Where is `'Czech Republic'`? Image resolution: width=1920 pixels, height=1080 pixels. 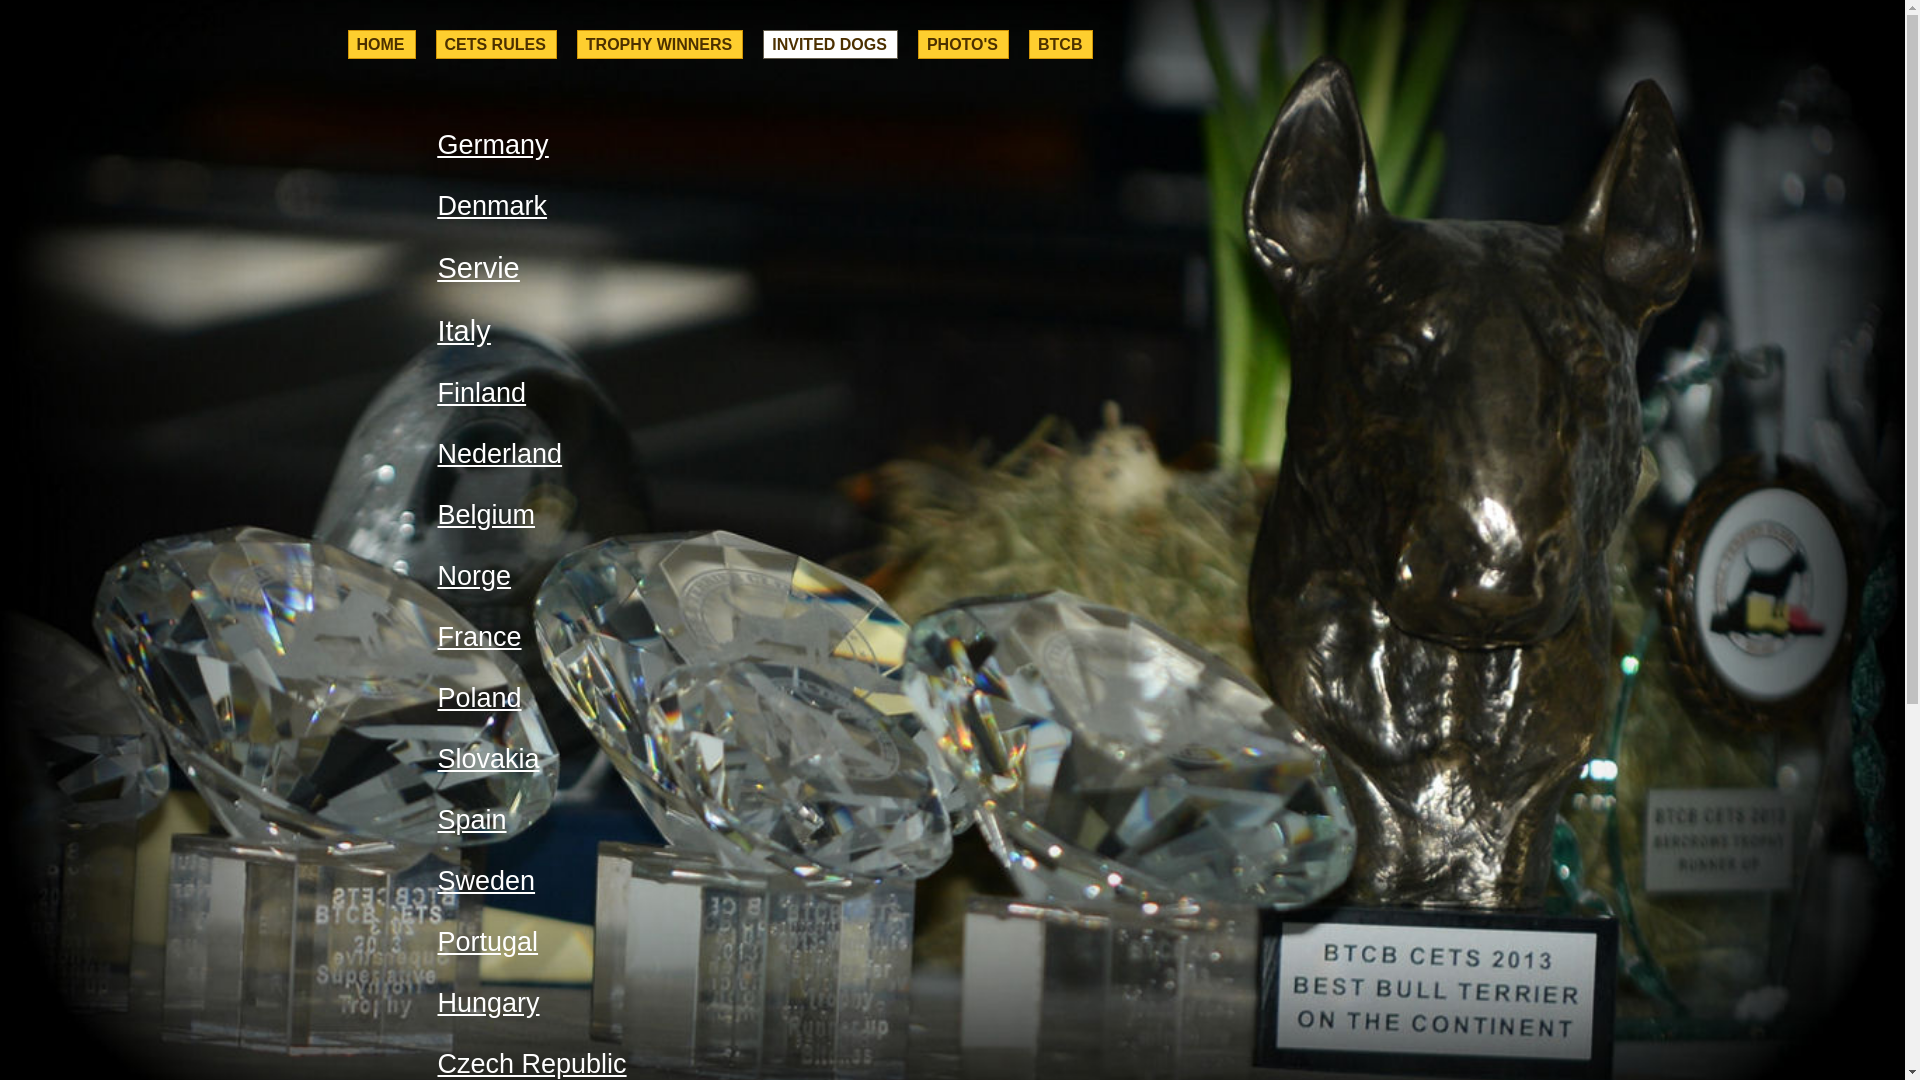 'Czech Republic' is located at coordinates (532, 1063).